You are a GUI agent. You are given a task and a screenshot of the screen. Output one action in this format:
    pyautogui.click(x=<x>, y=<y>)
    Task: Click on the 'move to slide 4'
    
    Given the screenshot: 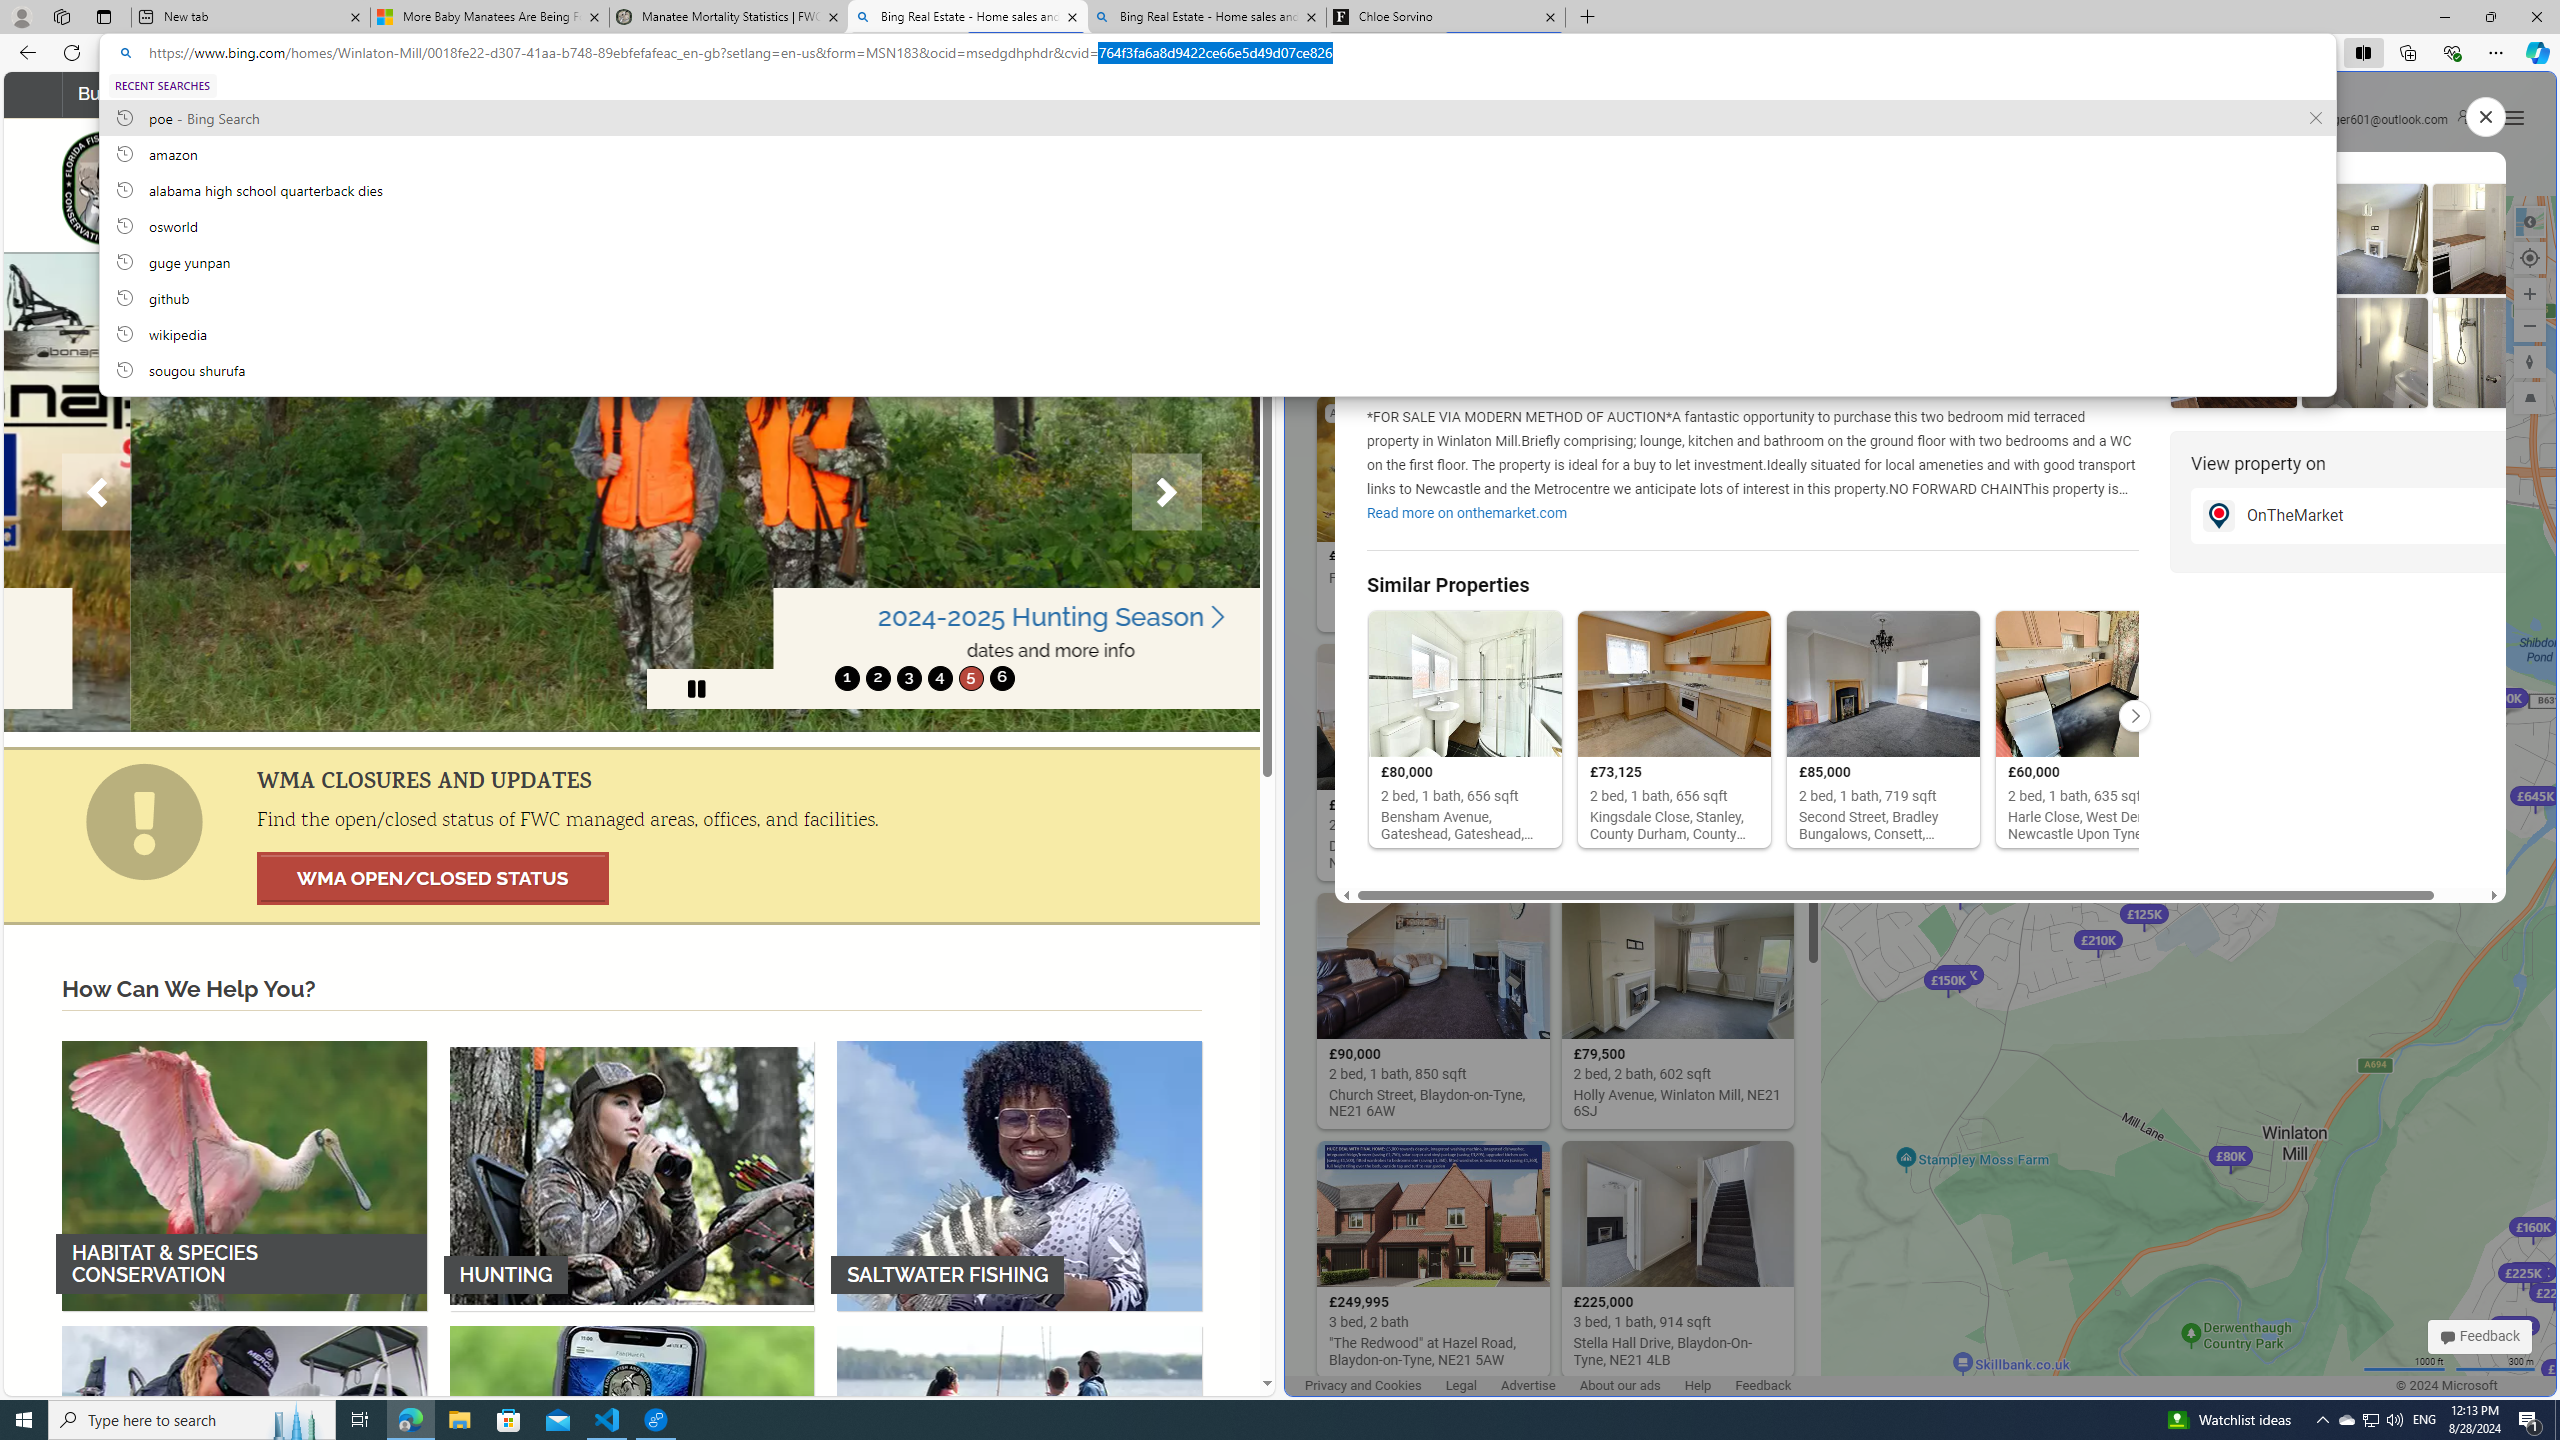 What is the action you would take?
    pyautogui.click(x=938, y=677)
    